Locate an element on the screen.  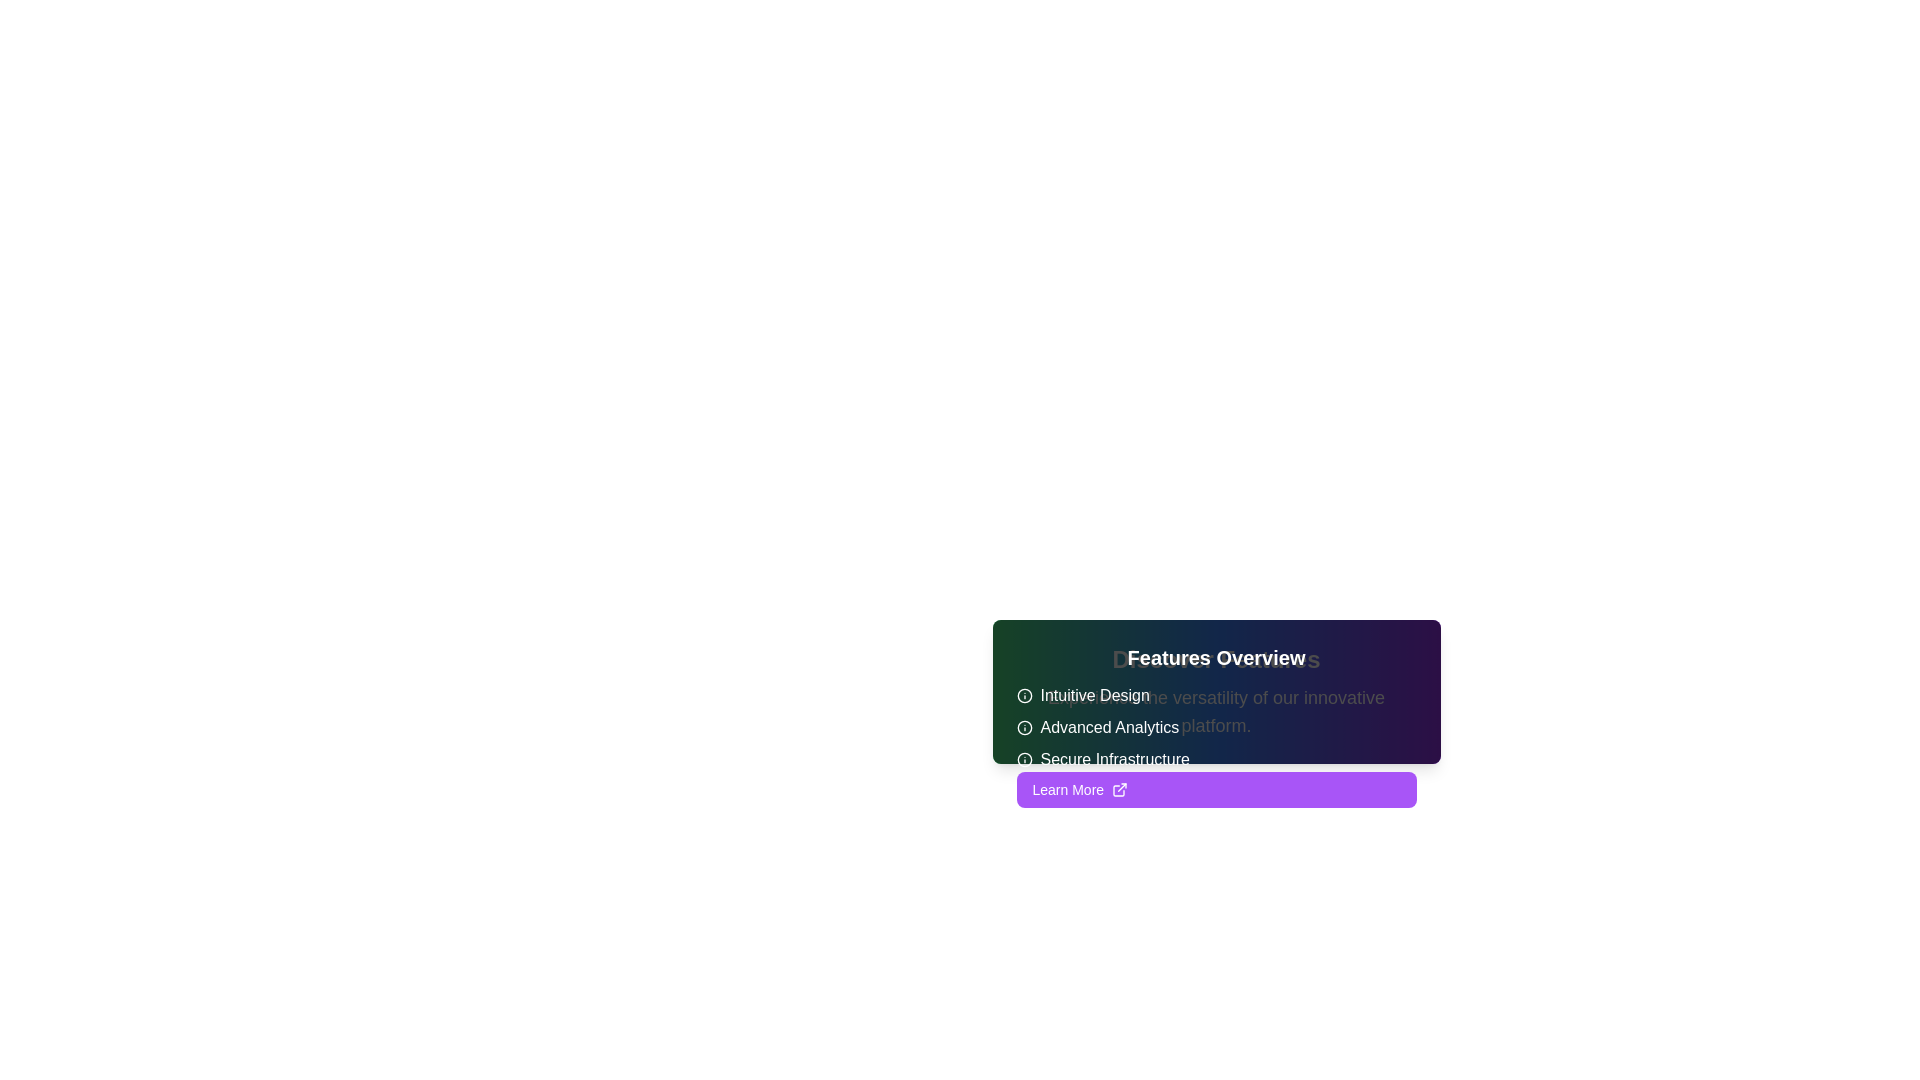
the Information panel with a gradient background containing the header 'Features Overview' and a list of features is located at coordinates (1215, 690).